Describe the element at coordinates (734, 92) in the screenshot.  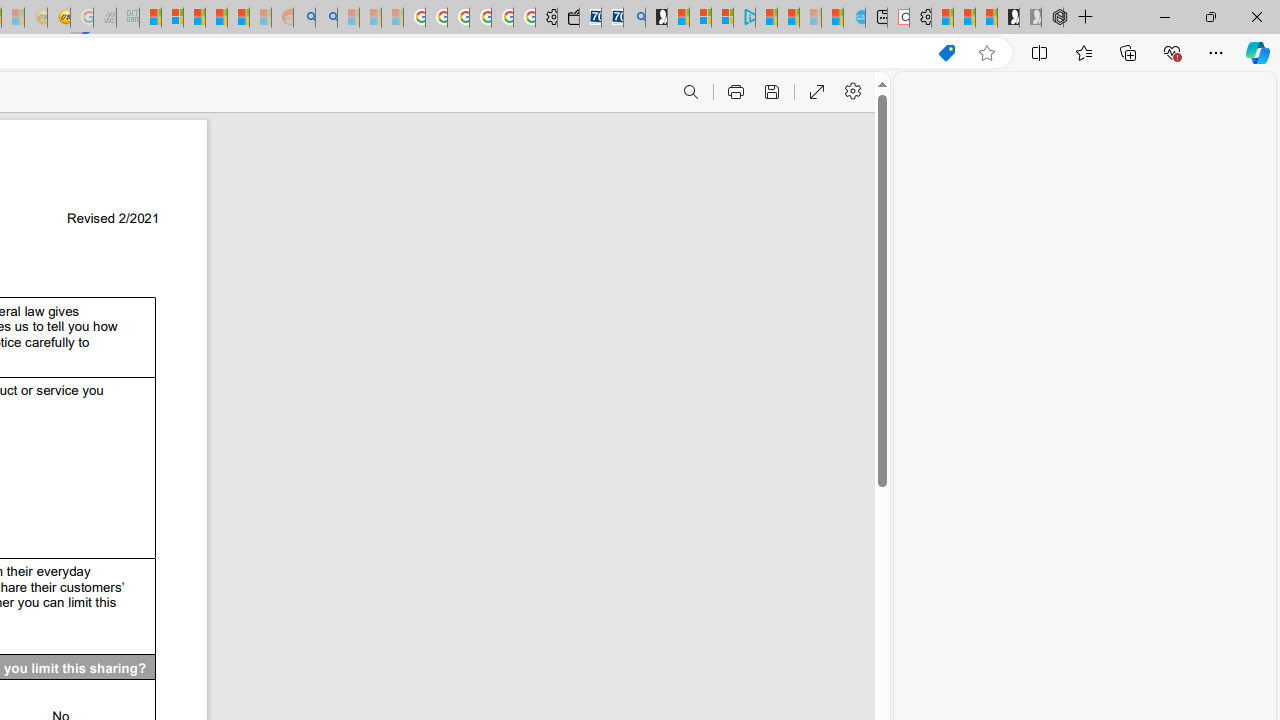
I see `'Print (Ctrl+P)'` at that location.